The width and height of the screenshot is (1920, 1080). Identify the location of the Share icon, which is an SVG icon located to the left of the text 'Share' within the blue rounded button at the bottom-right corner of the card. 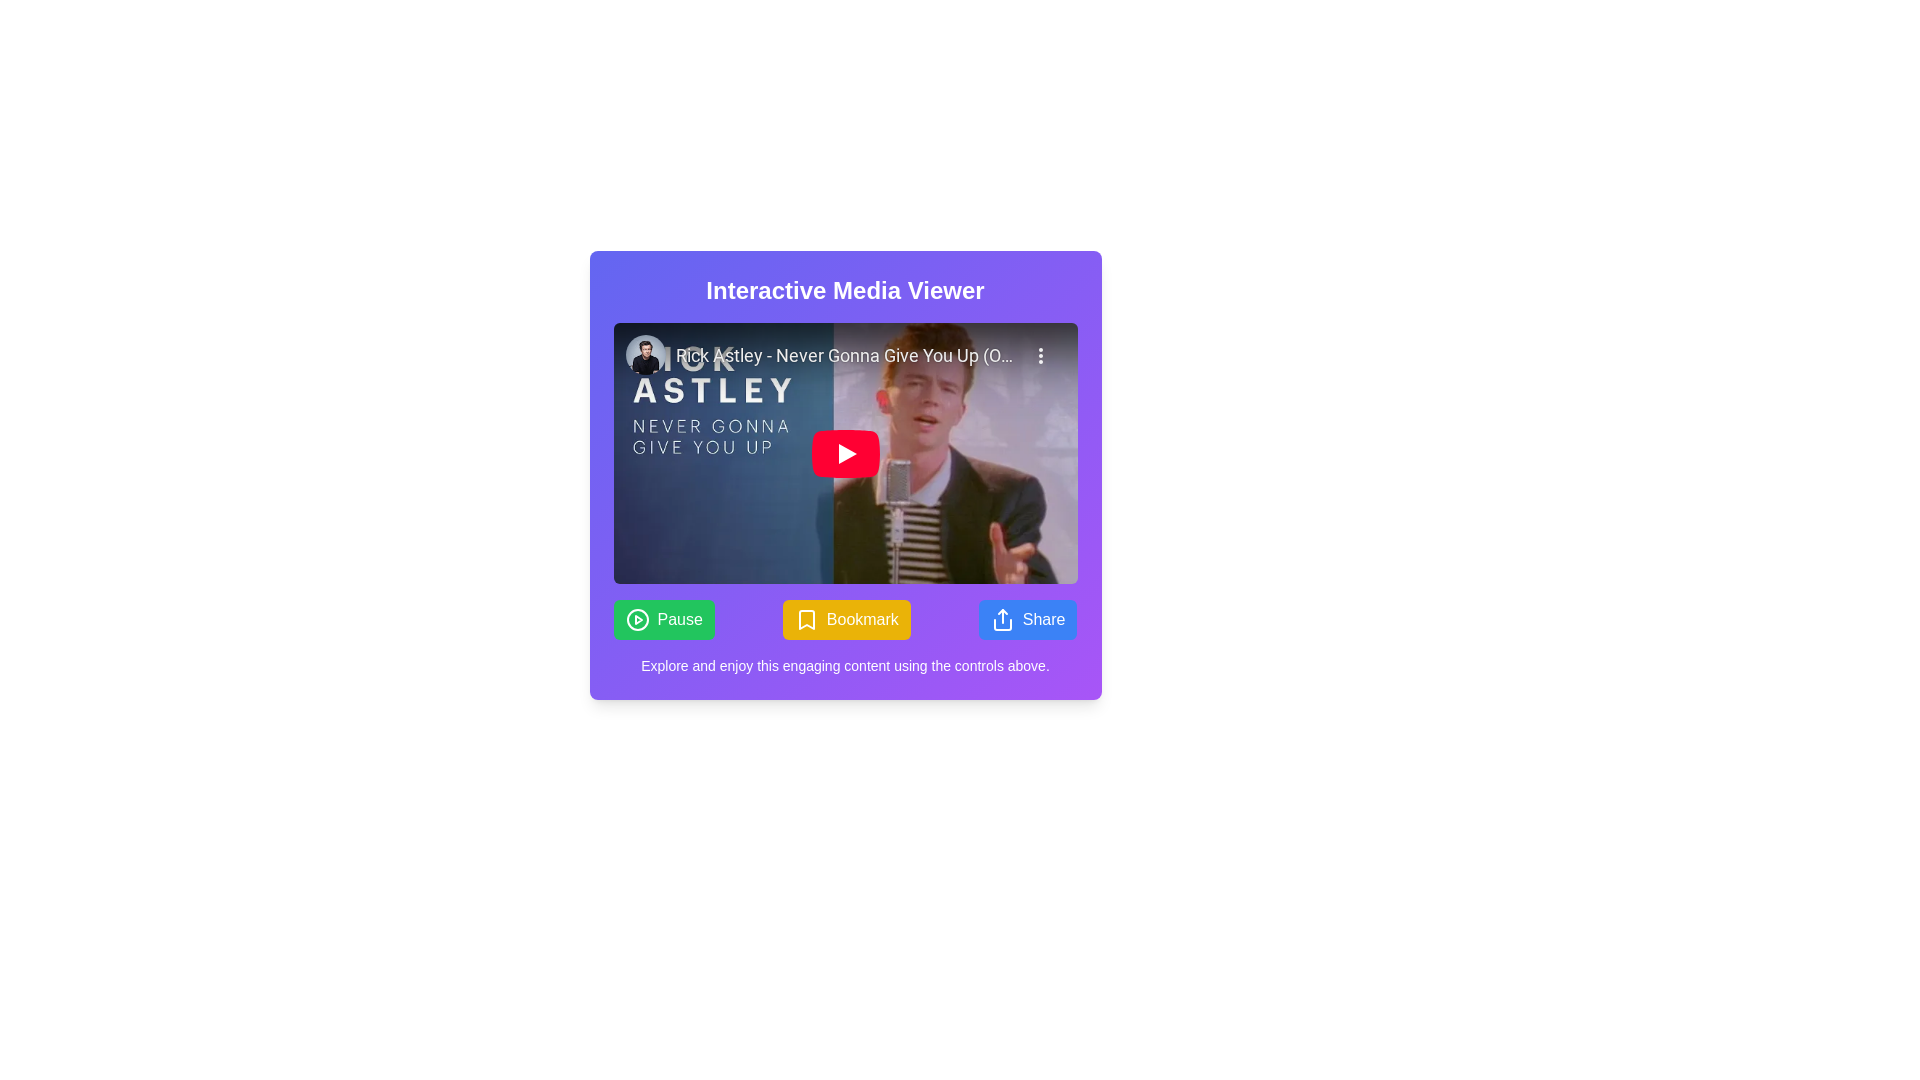
(1002, 619).